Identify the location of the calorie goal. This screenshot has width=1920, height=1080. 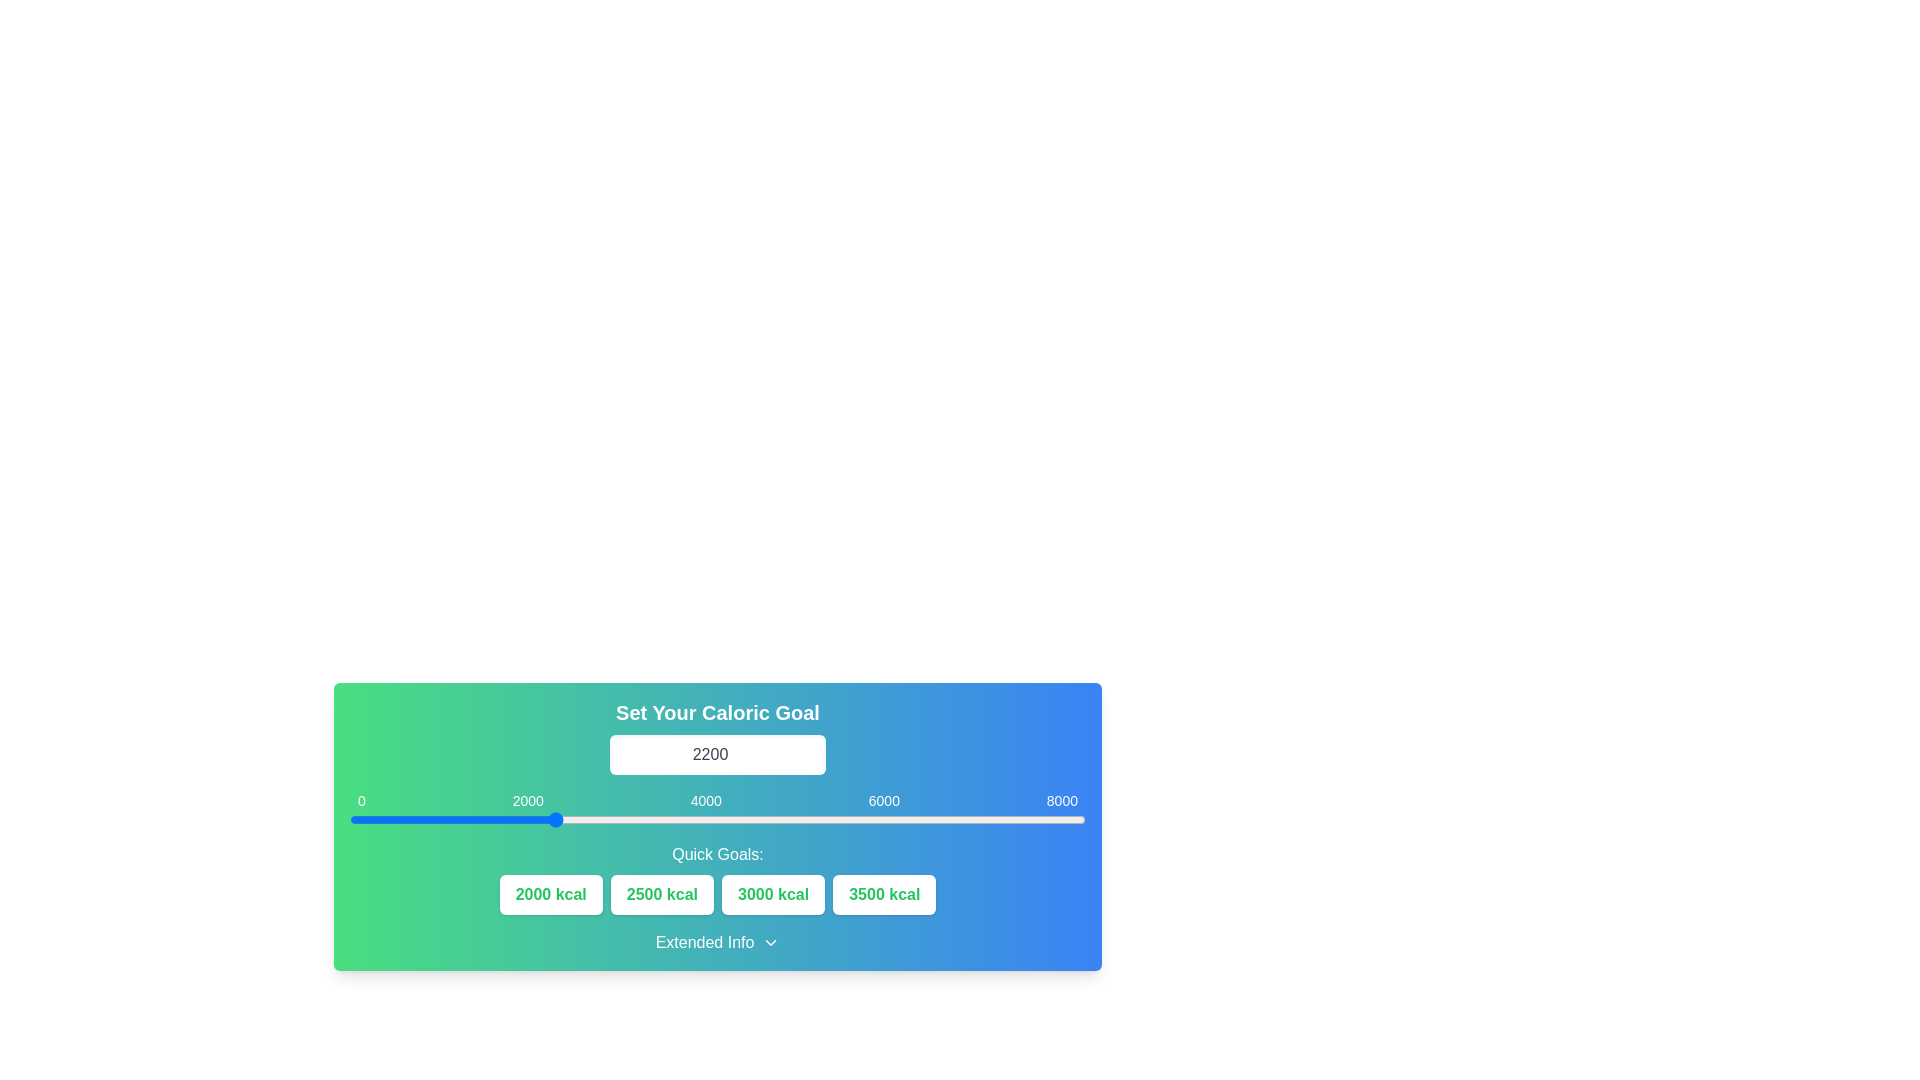
(907, 820).